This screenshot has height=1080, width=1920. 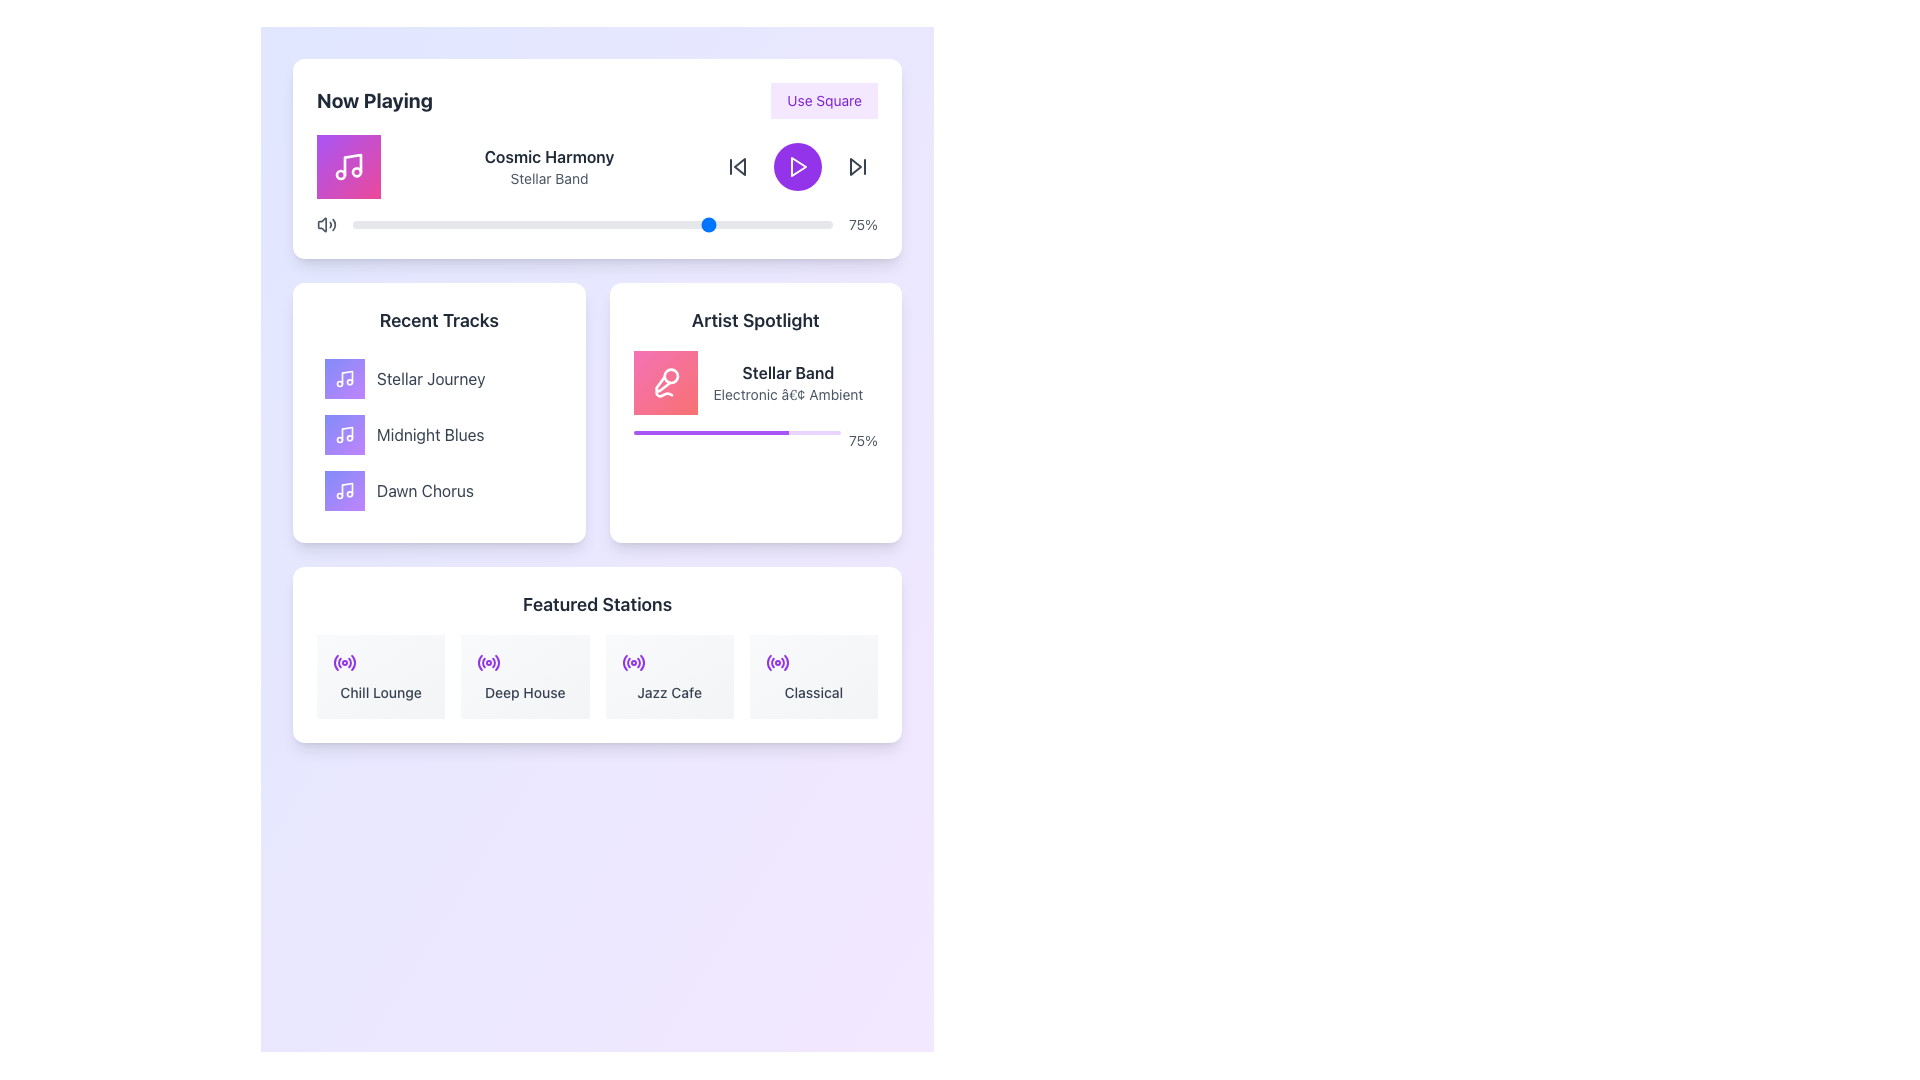 What do you see at coordinates (616, 224) in the screenshot?
I see `the slider` at bounding box center [616, 224].